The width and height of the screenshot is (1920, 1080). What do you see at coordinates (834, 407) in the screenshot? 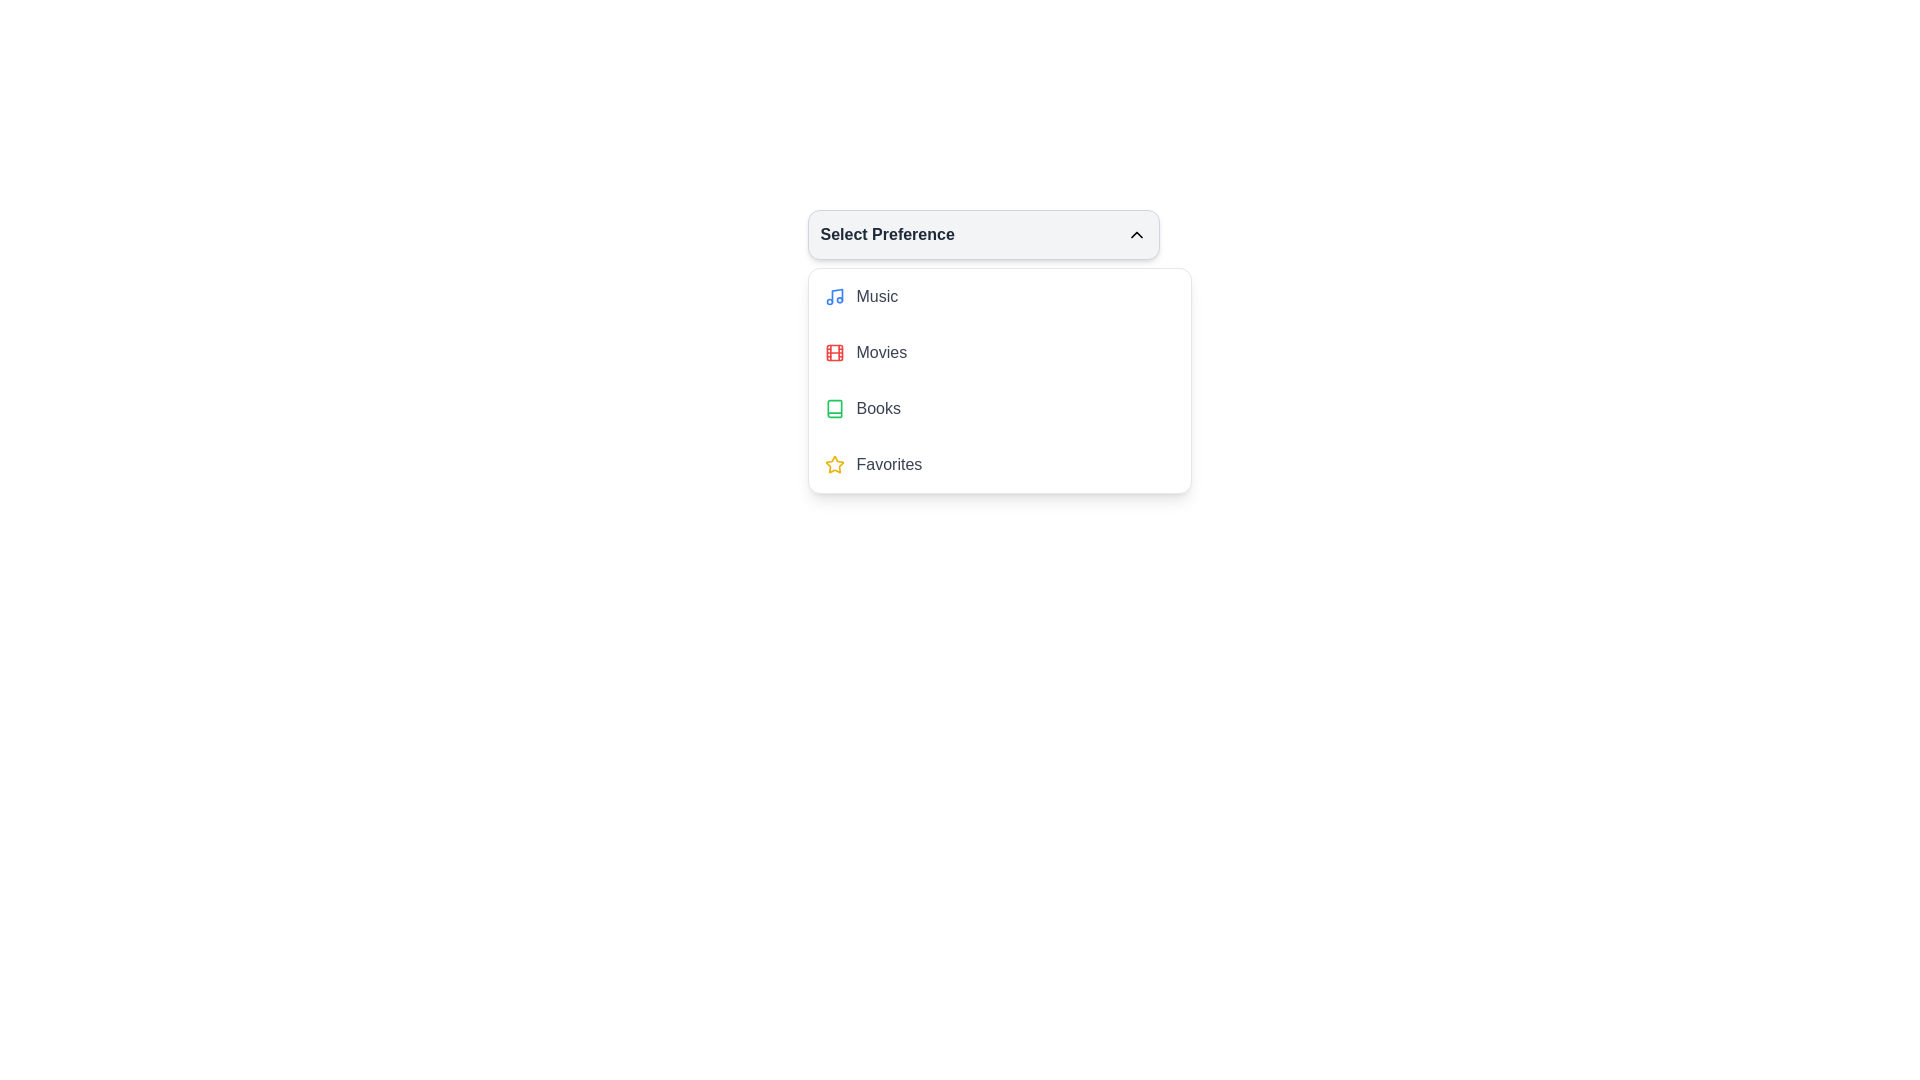
I see `the 'Books' category icon located next to the text 'Books' in the dropdown list titled 'Select Preference' to associate it with its category` at bounding box center [834, 407].